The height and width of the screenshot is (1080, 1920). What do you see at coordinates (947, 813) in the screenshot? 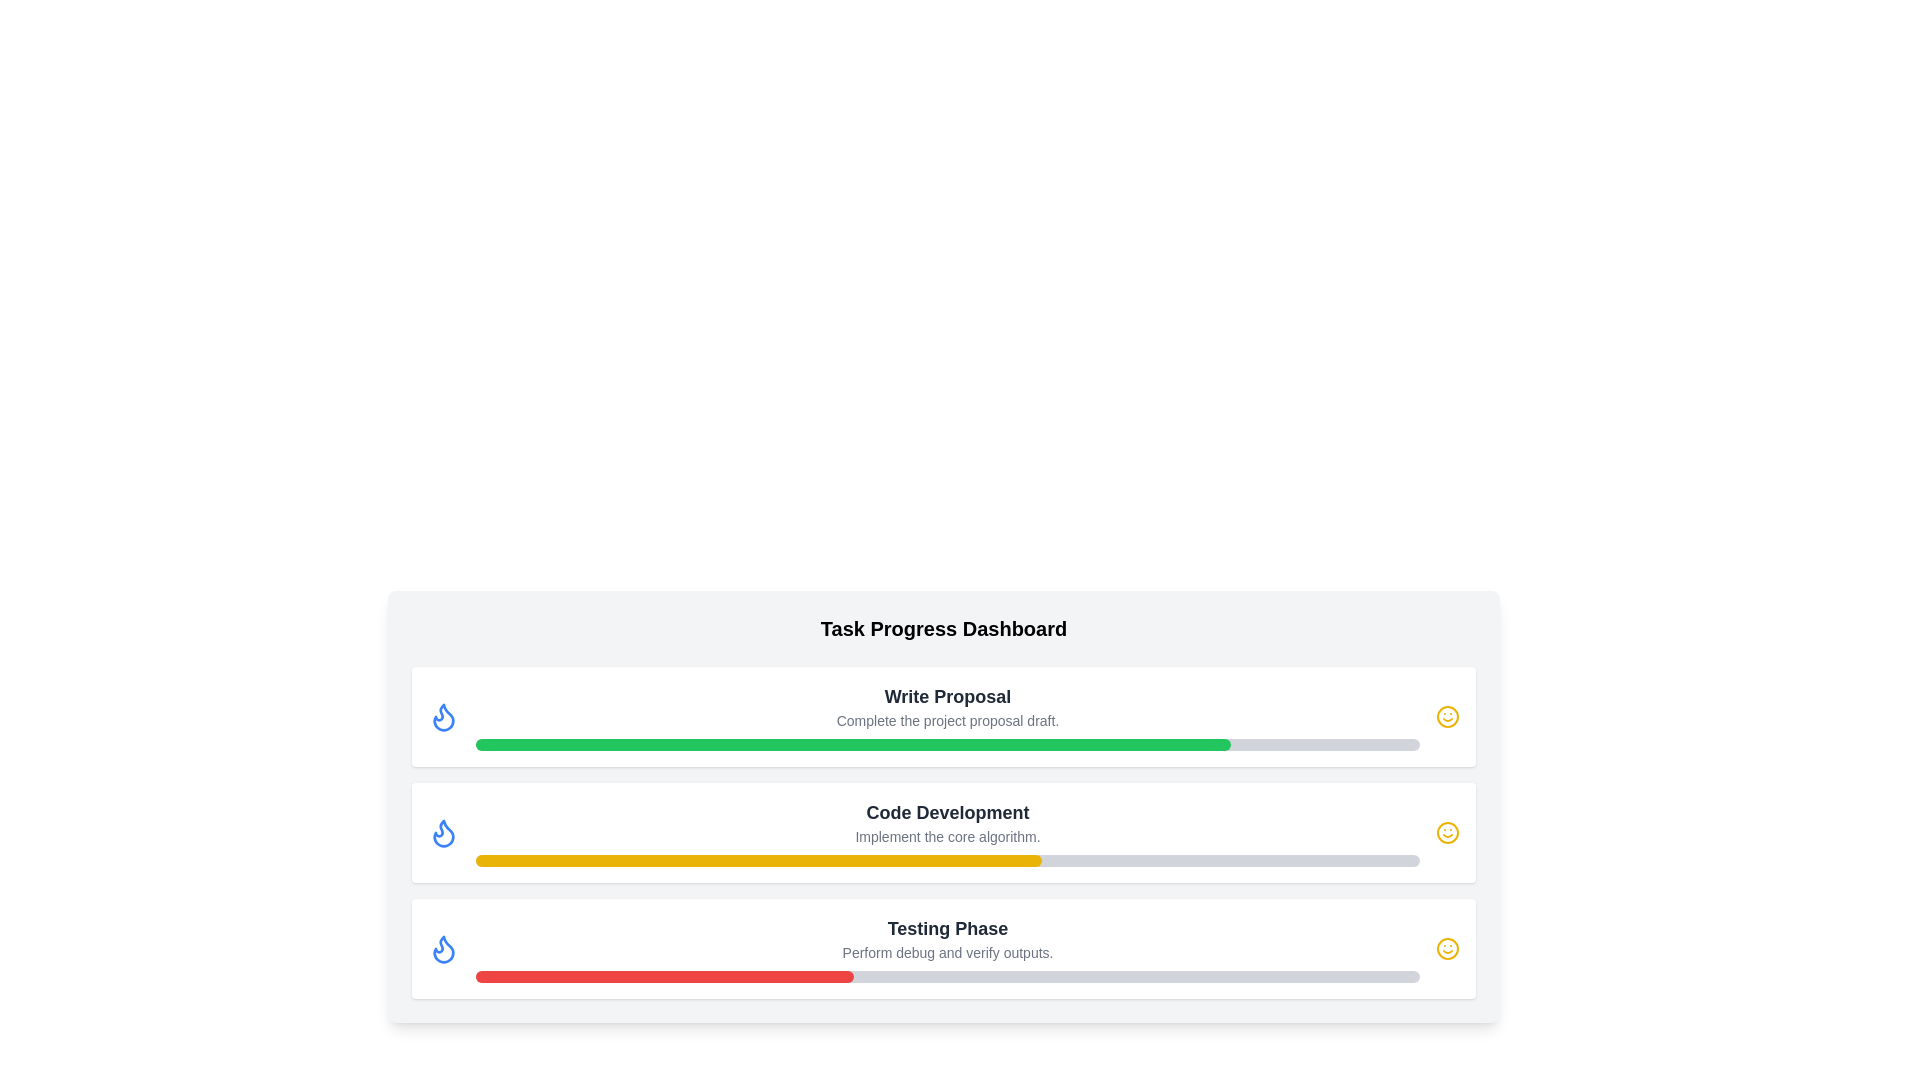
I see `the text label displaying 'Code Development', which is bold, dark gray, and larger than adjacent text, located at the center of the dashboard above other elements` at bounding box center [947, 813].